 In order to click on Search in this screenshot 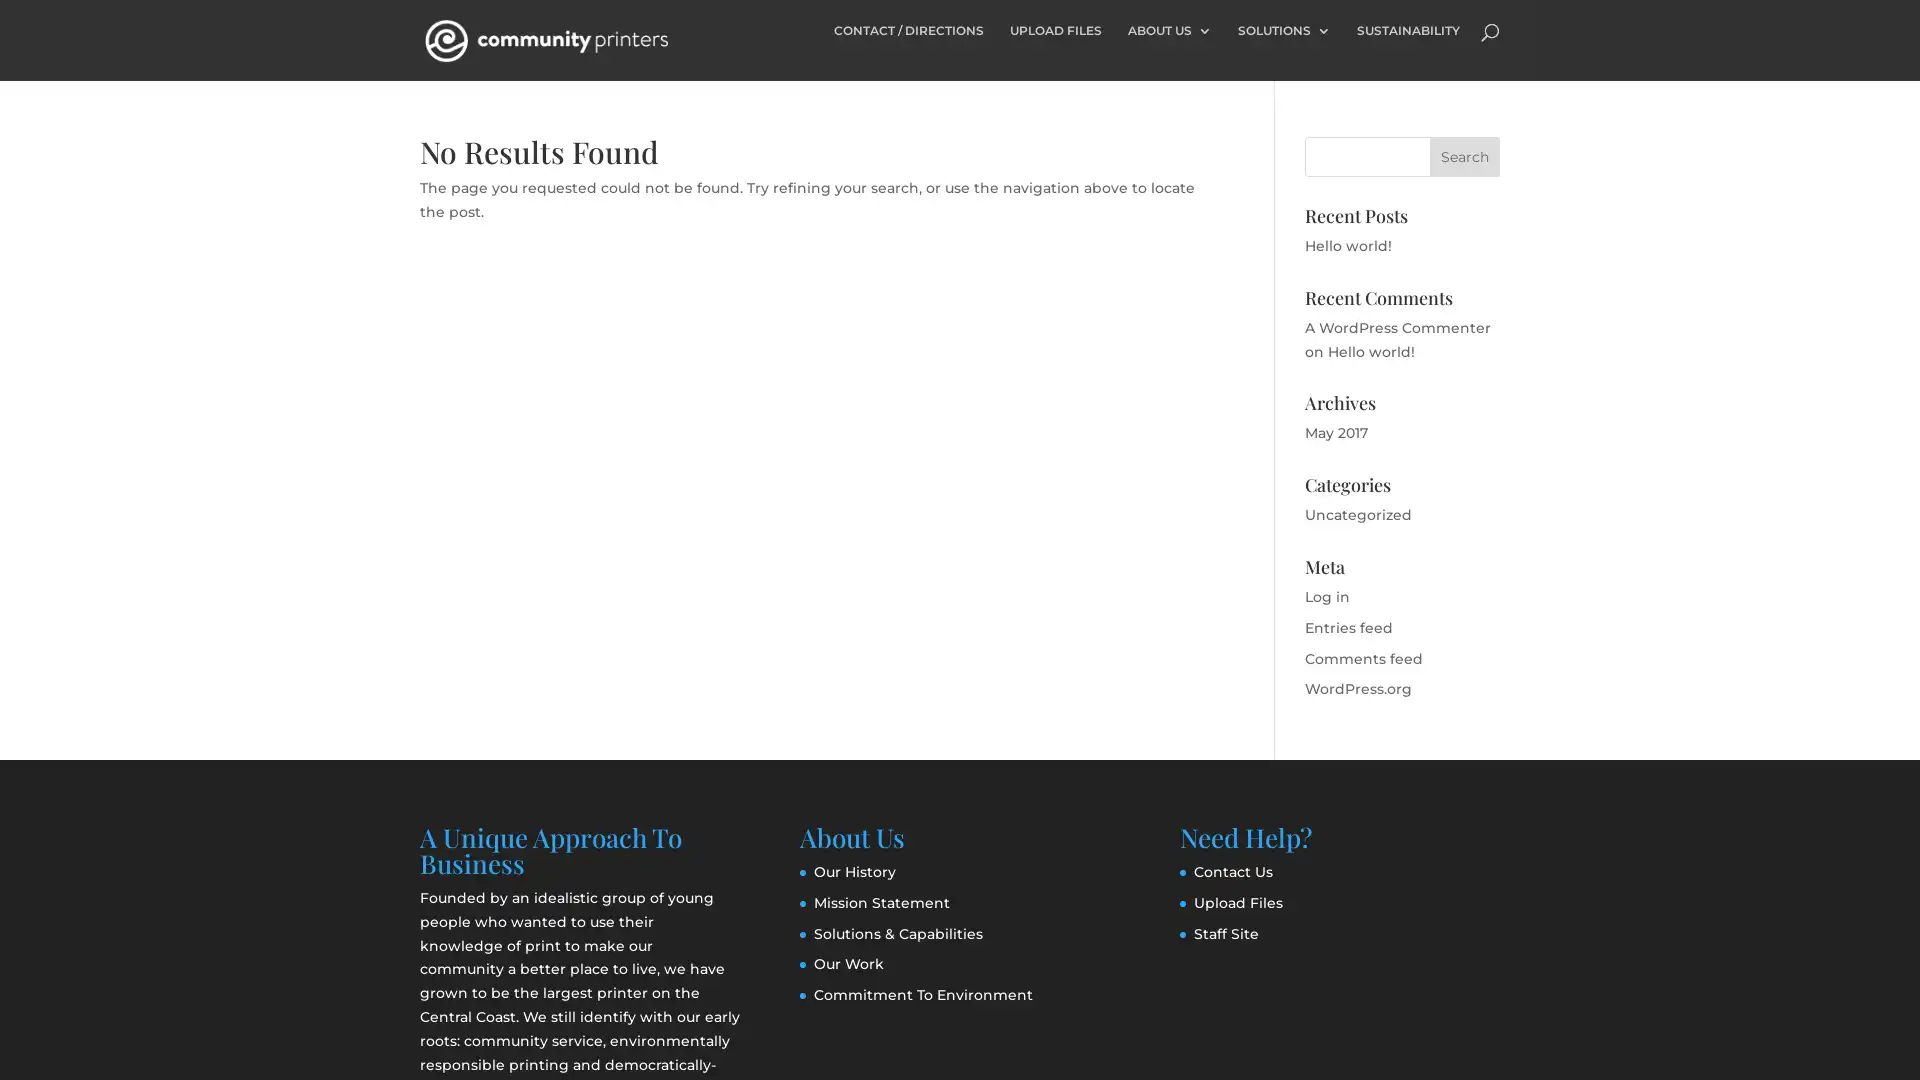, I will do `click(1464, 165)`.